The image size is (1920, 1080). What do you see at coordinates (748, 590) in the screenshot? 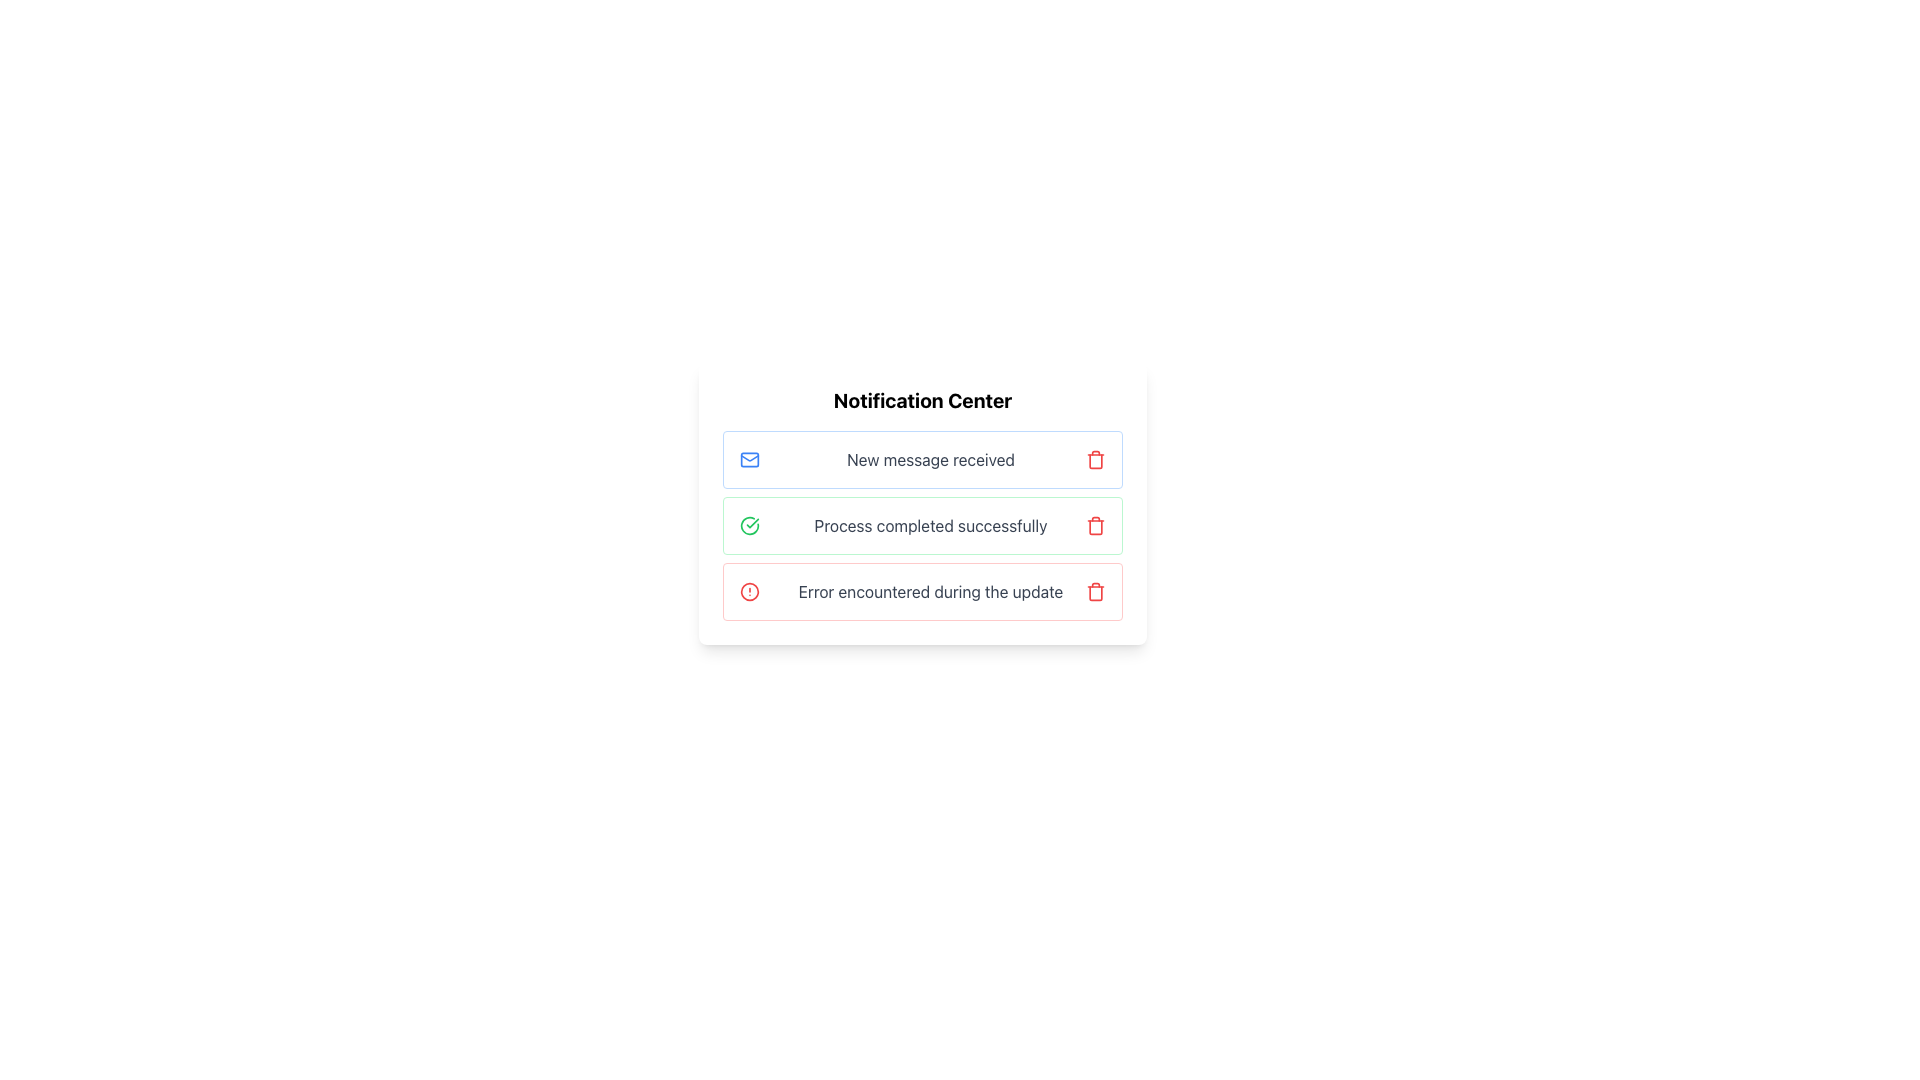
I see `the decorative circle element of the alert icon indicating an error message, located in the third row of the notification center UI, to the left of the label 'Error encountered during the update'` at bounding box center [748, 590].